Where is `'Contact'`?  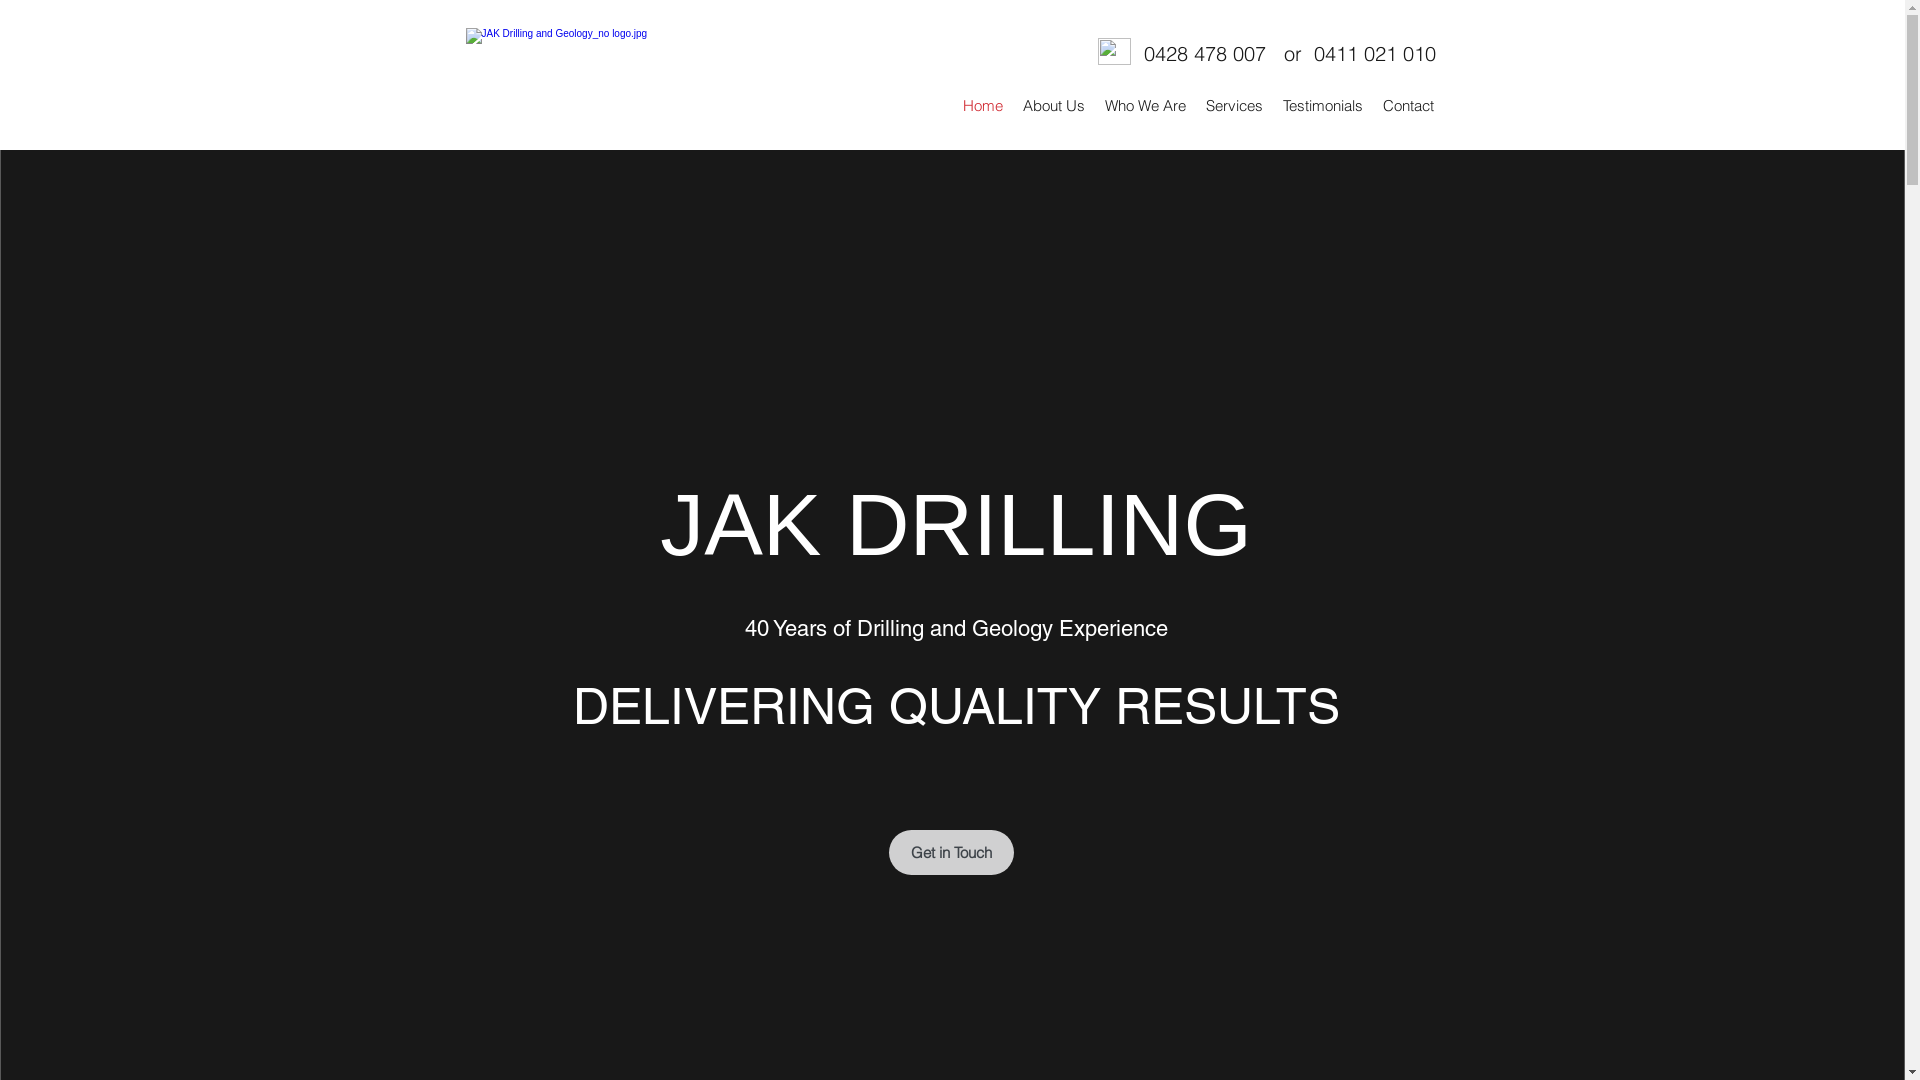 'Contact' is located at coordinates (1406, 105).